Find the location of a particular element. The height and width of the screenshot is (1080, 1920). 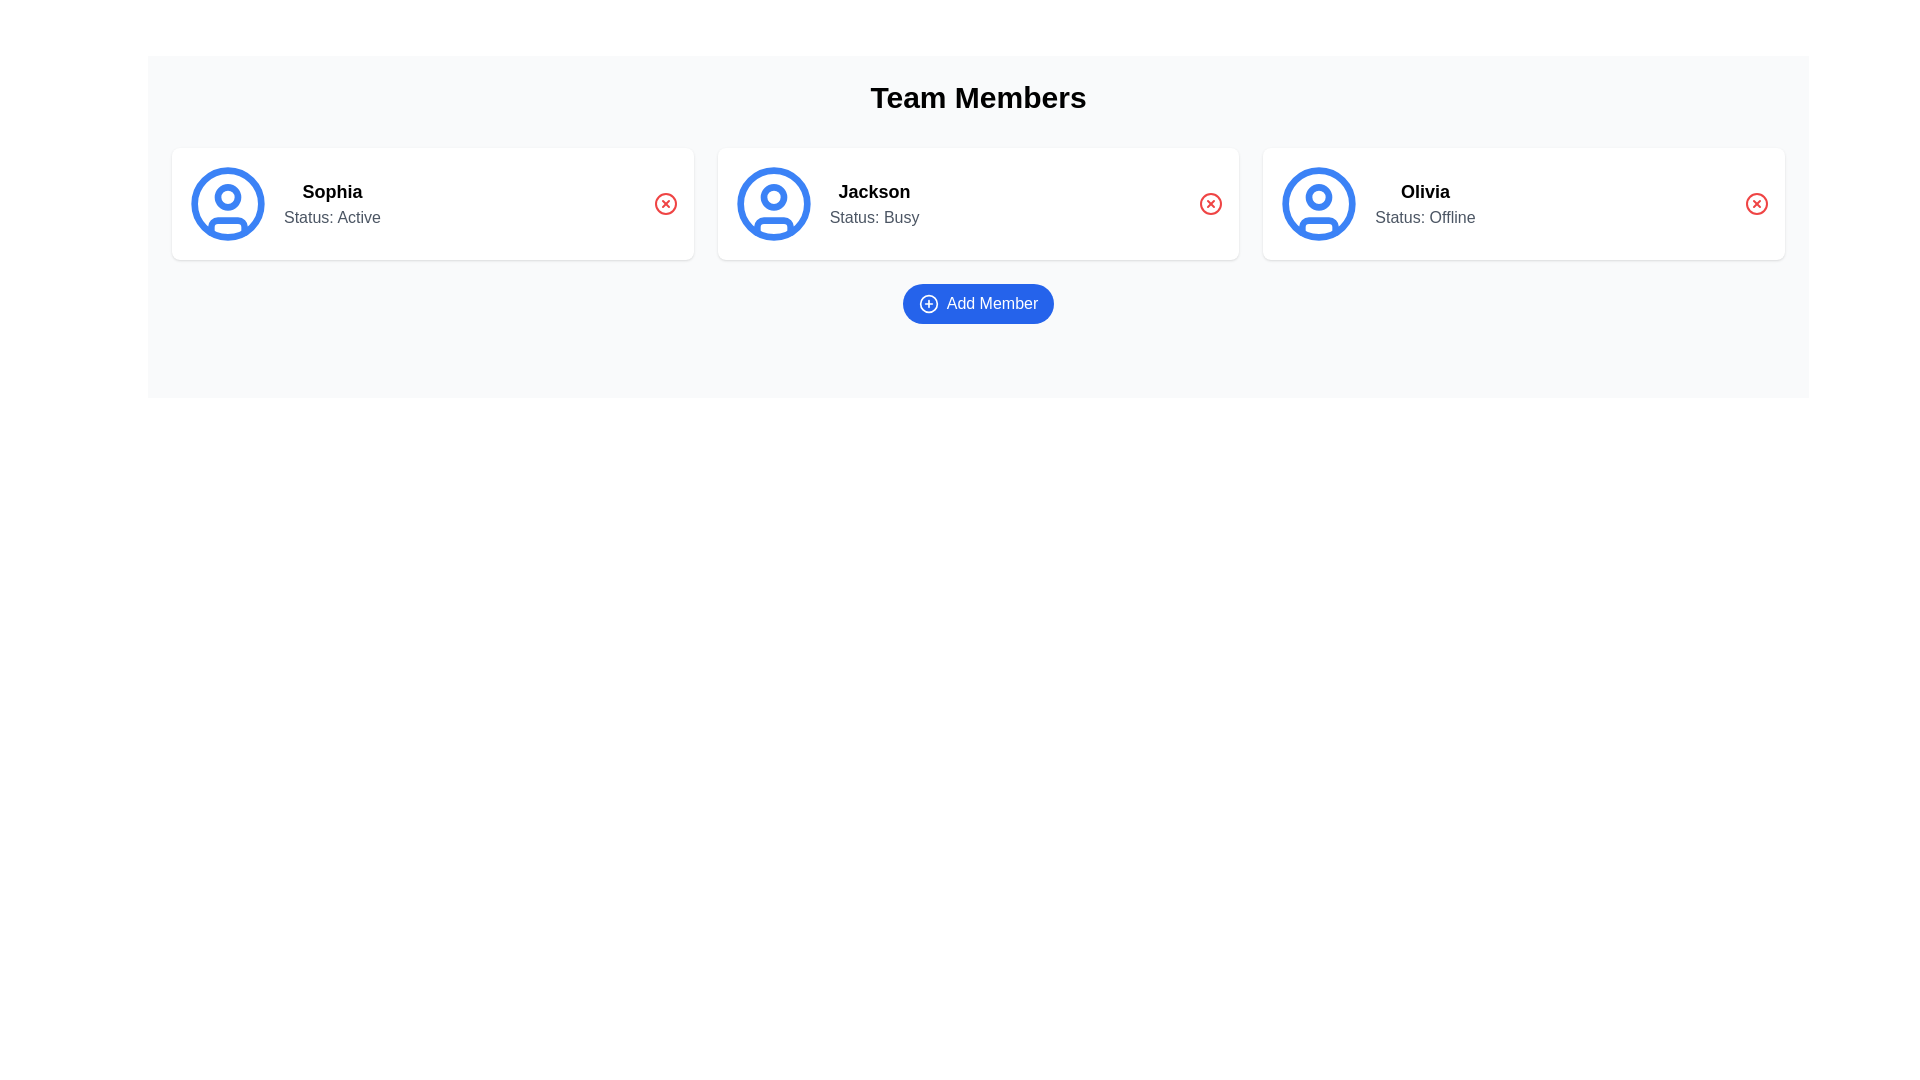

the text label displaying 'Sophia' which is bold and large, located in the leftmost profile tile above the 'Status: Active' label is located at coordinates (332, 204).